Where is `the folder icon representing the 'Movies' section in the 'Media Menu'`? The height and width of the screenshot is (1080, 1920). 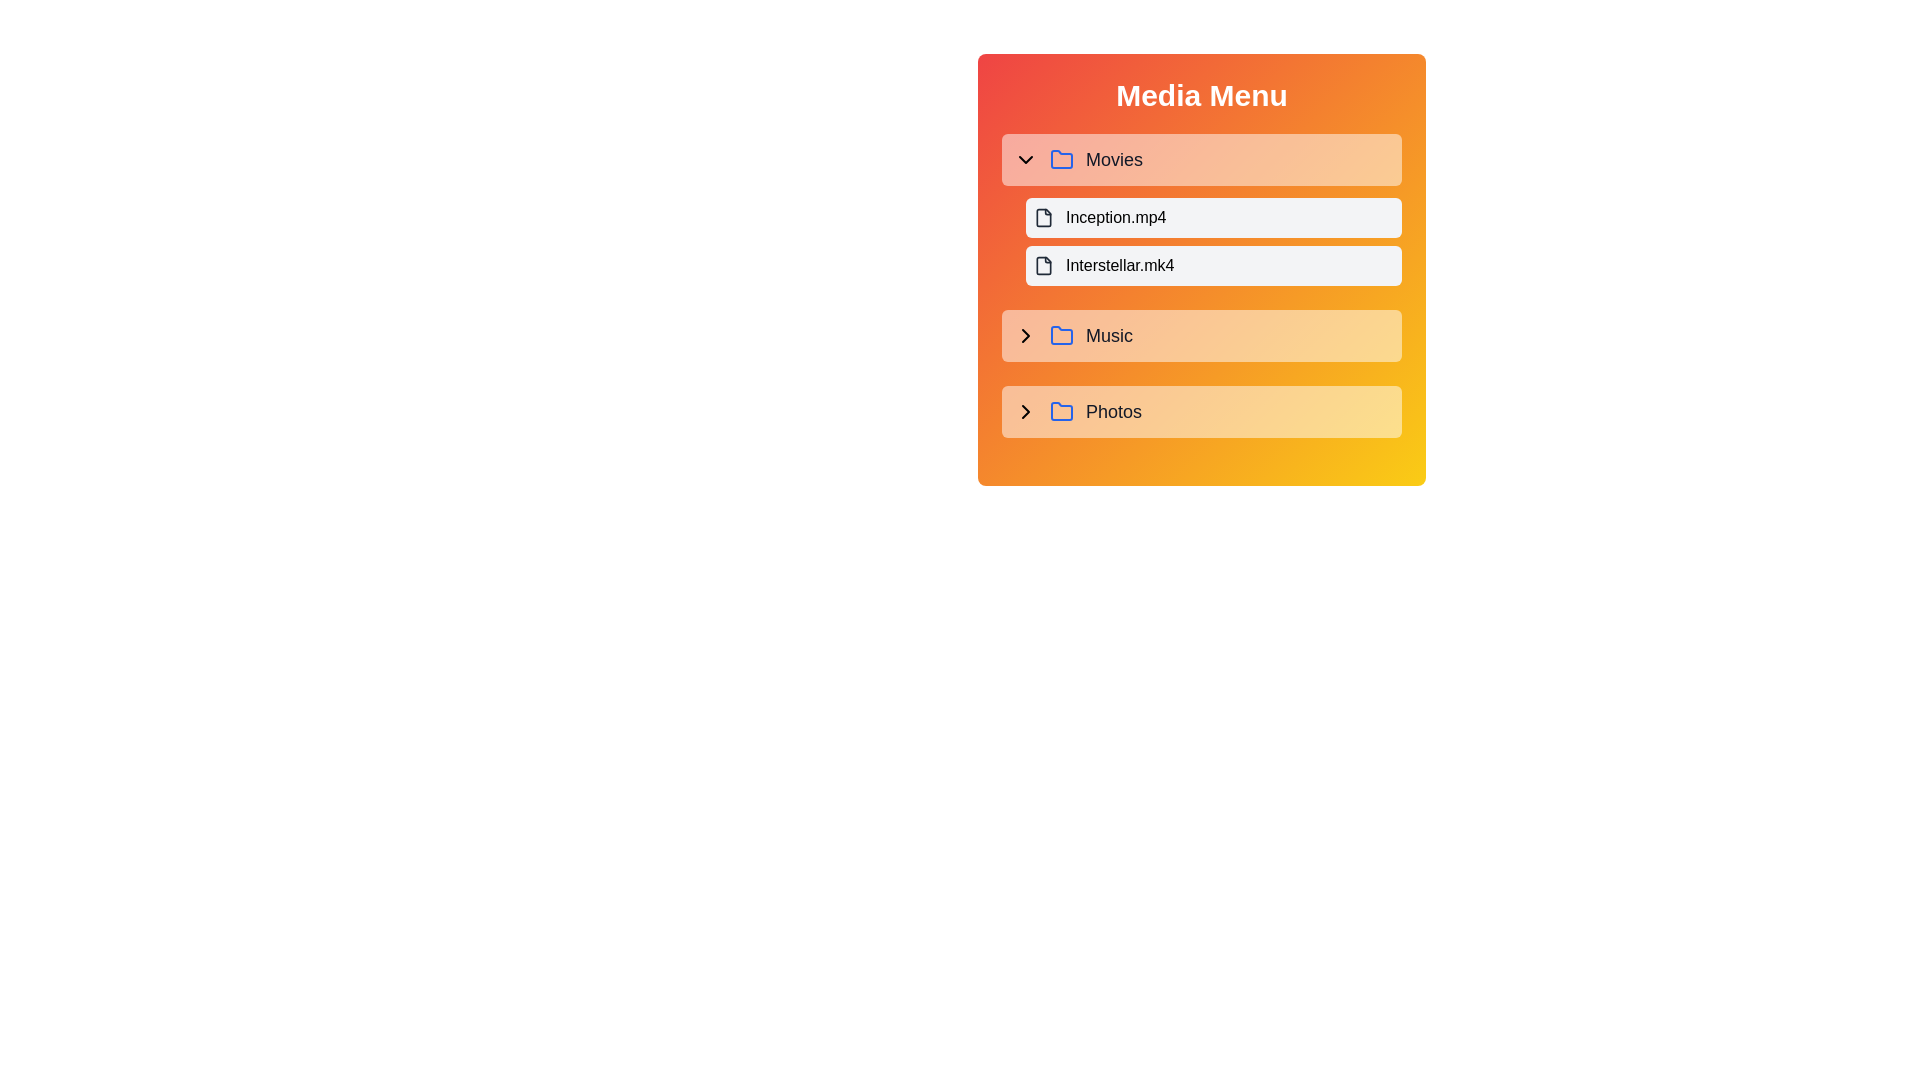 the folder icon representing the 'Movies' section in the 'Media Menu' is located at coordinates (1060, 158).